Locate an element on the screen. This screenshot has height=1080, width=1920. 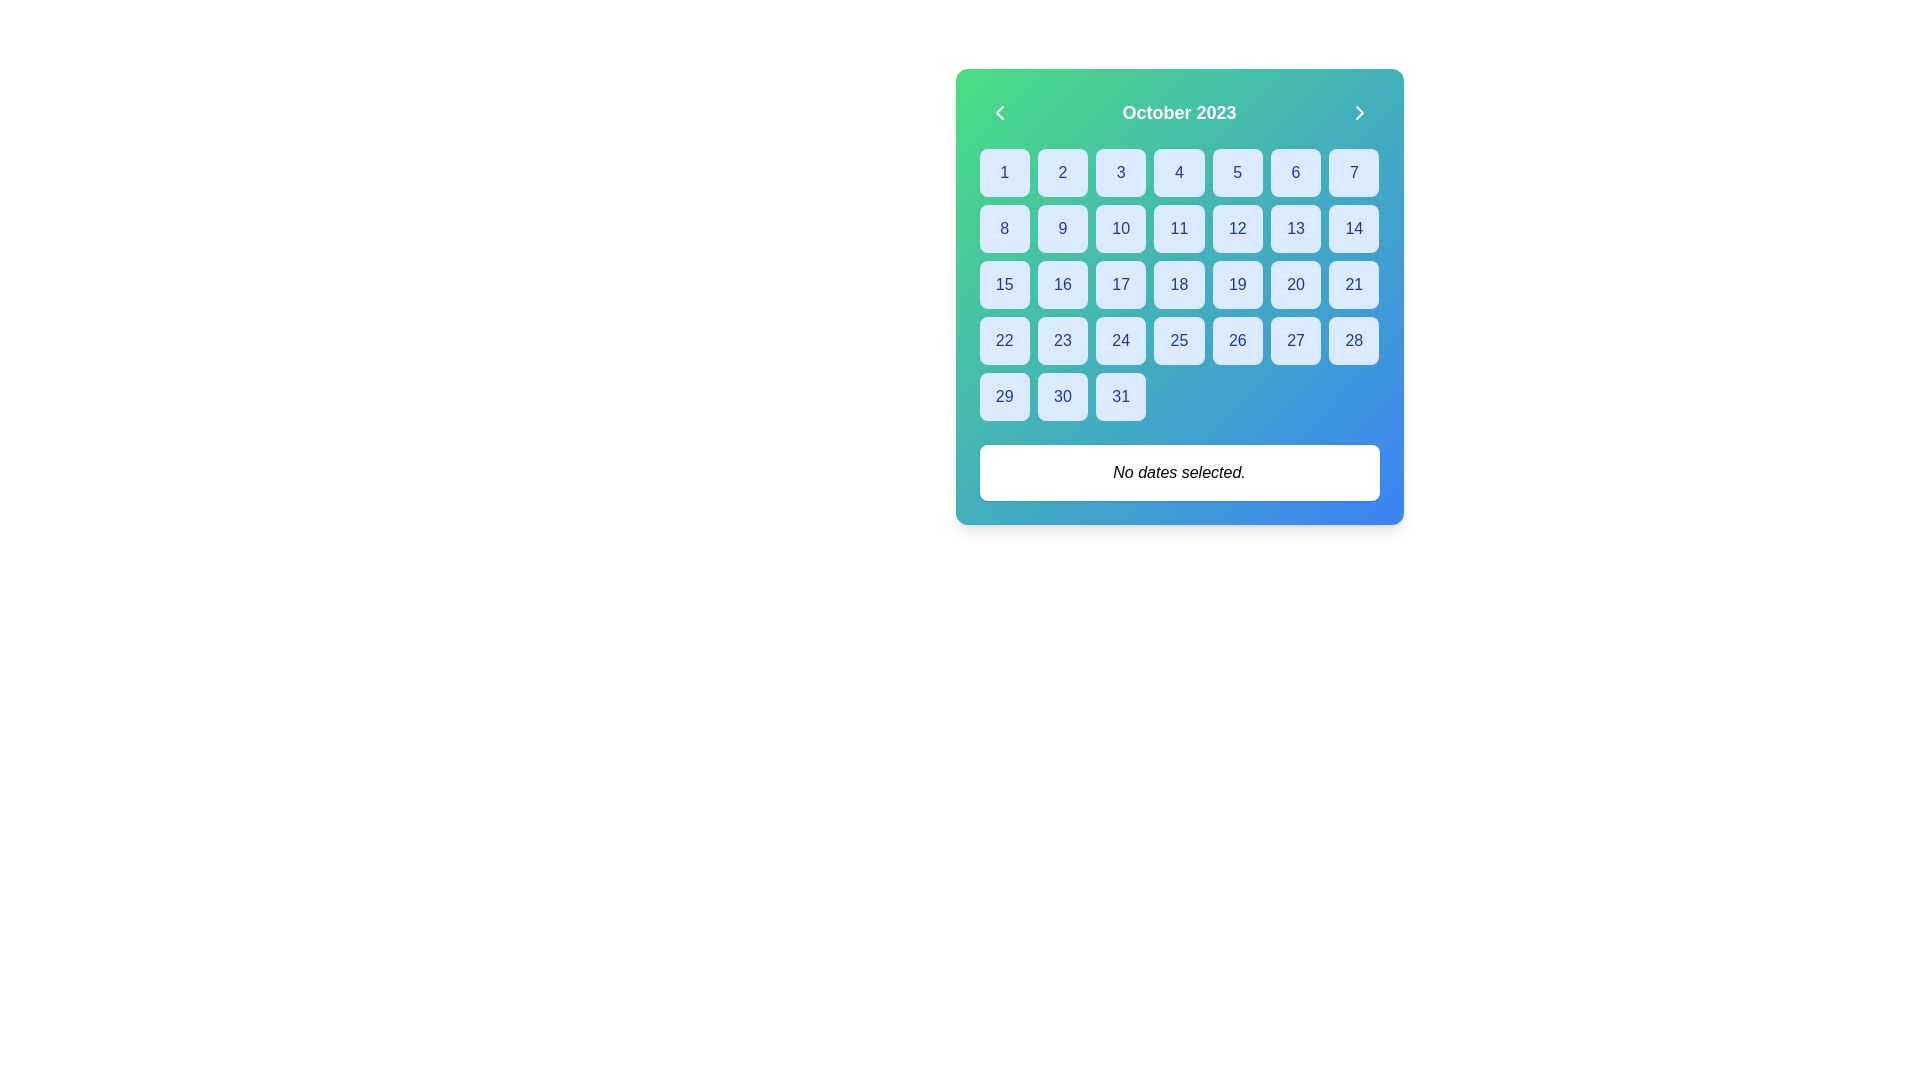
the rounded rectangular button displaying the number '16' in the calendar widget is located at coordinates (1061, 285).